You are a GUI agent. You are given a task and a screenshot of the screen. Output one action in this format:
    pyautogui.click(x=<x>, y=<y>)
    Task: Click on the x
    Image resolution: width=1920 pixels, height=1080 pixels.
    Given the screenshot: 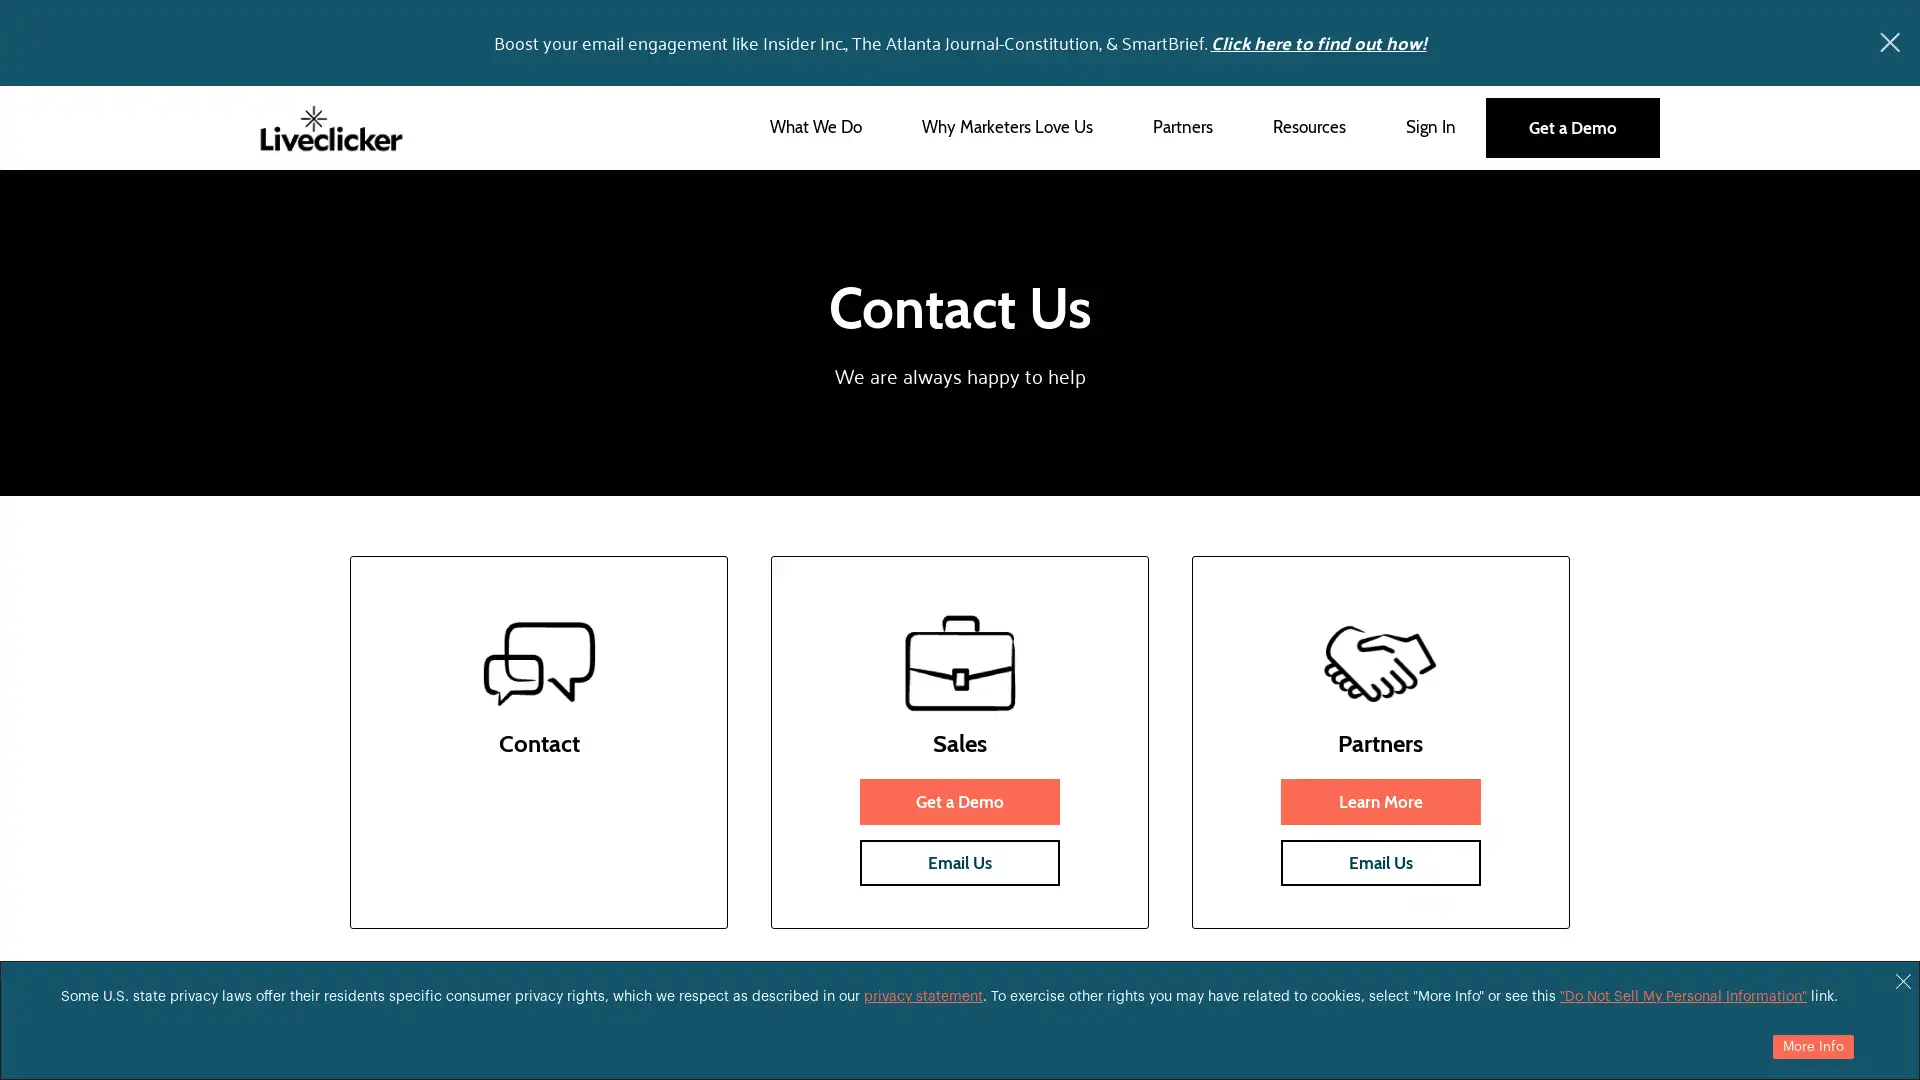 What is the action you would take?
    pyautogui.click(x=1889, y=42)
    